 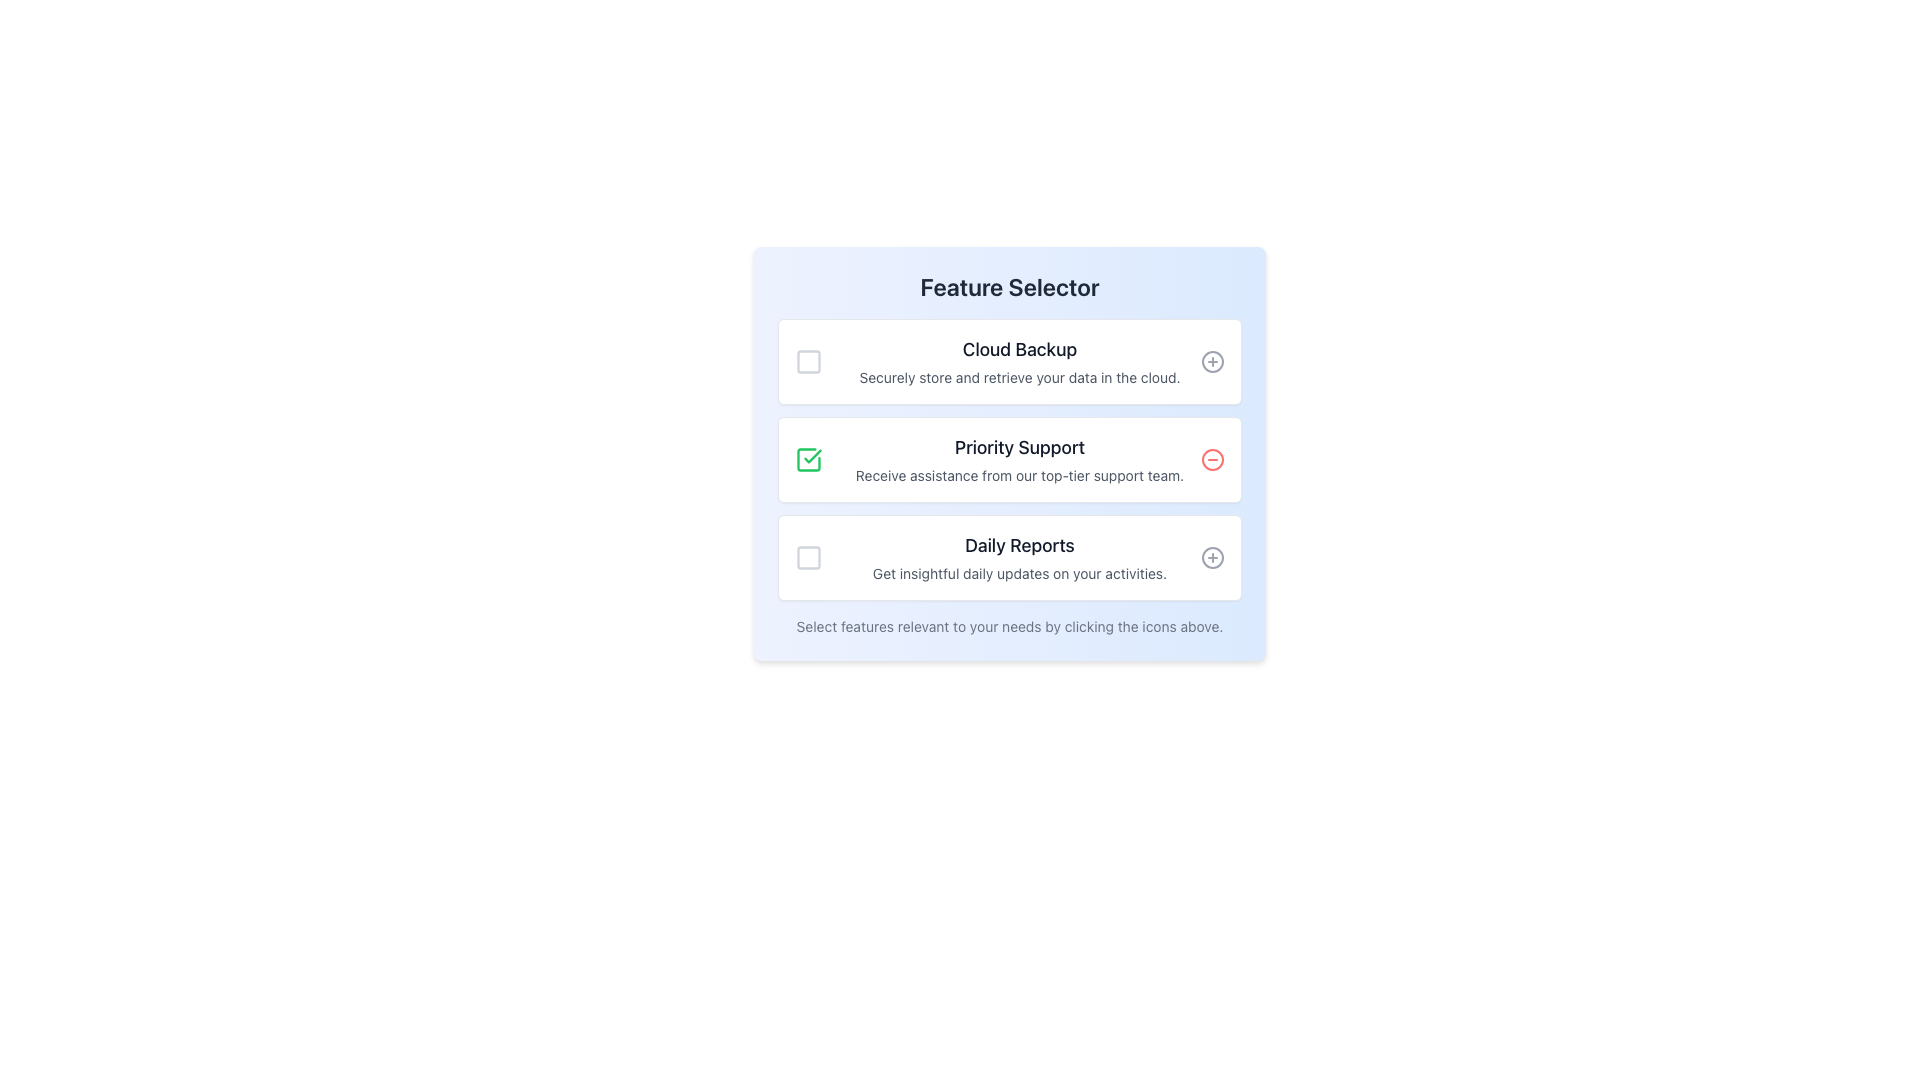 I want to click on the 'Feature Selector' text label, which is a bold heading positioned at the top of the feature selection panel, so click(x=1009, y=286).